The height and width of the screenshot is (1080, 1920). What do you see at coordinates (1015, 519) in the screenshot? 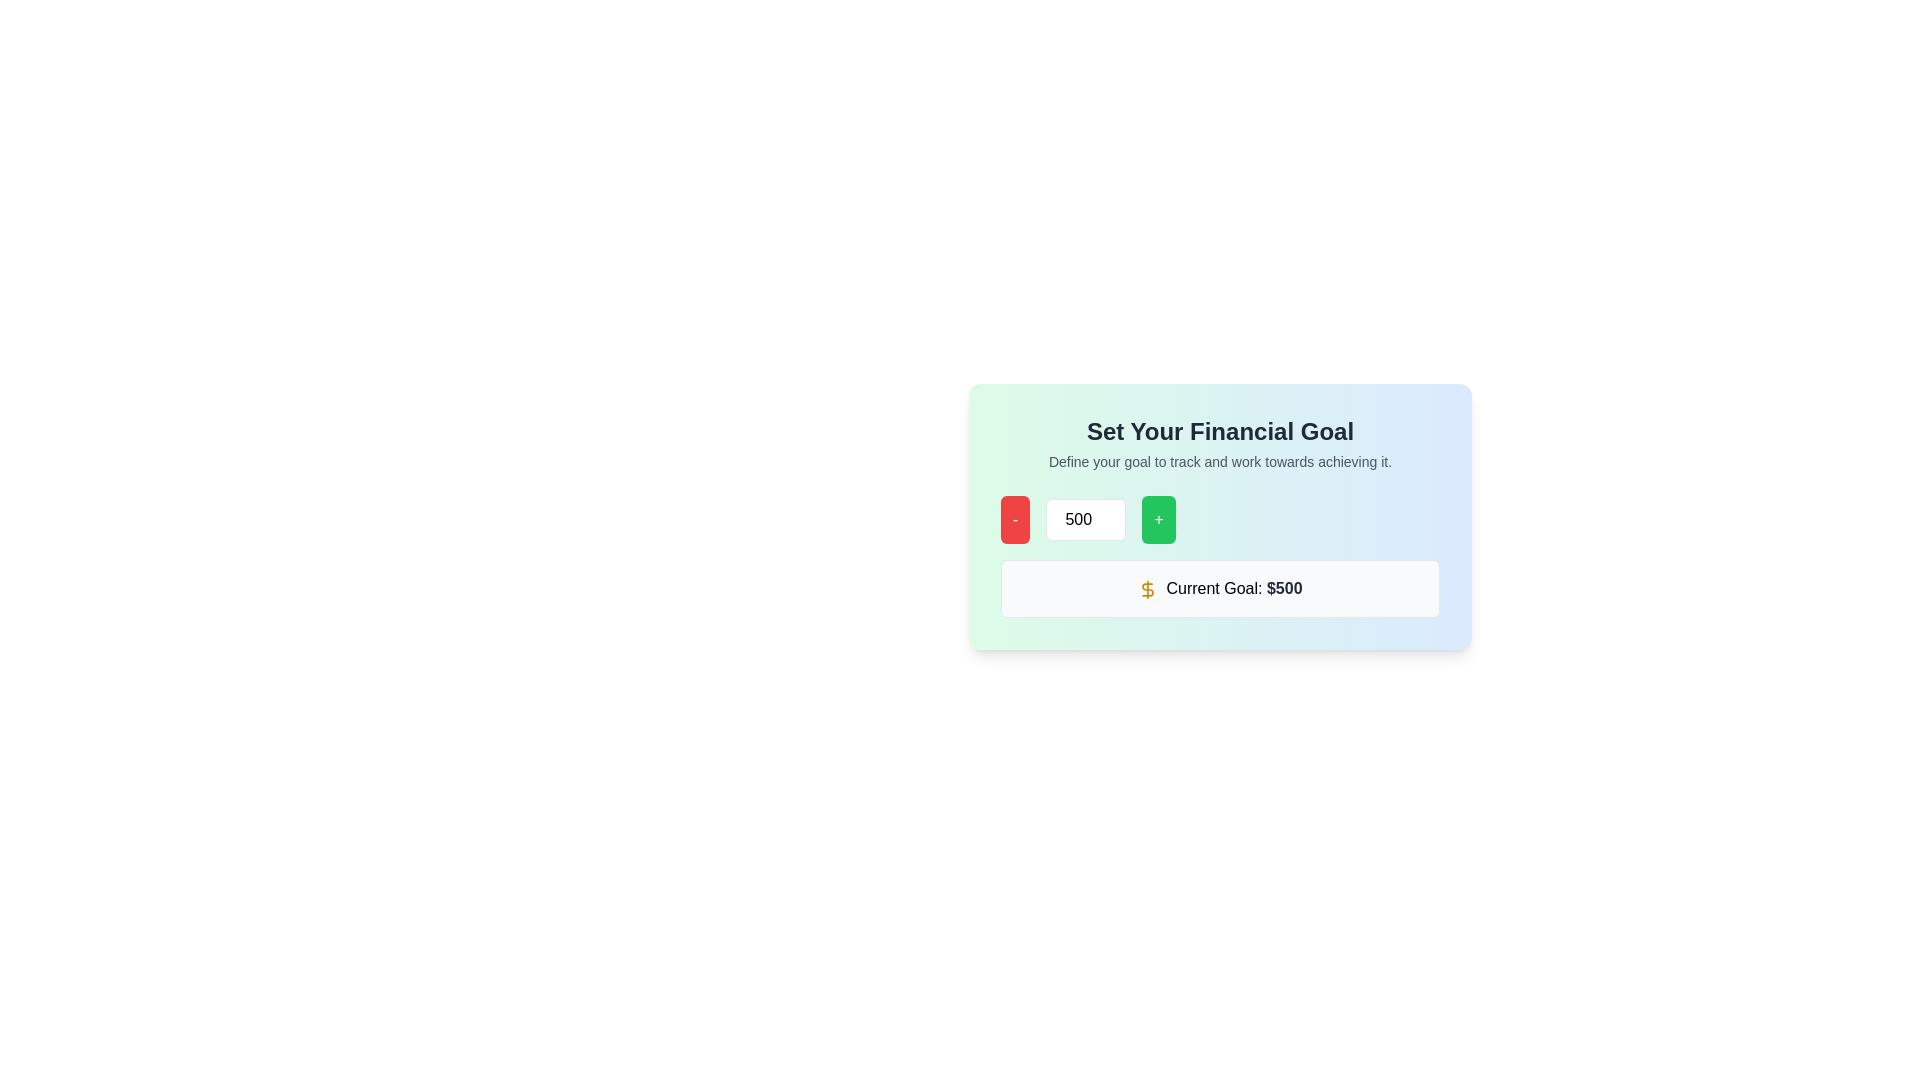
I see `the decrement button located to the left of the number input field to decrease the displayed value` at bounding box center [1015, 519].